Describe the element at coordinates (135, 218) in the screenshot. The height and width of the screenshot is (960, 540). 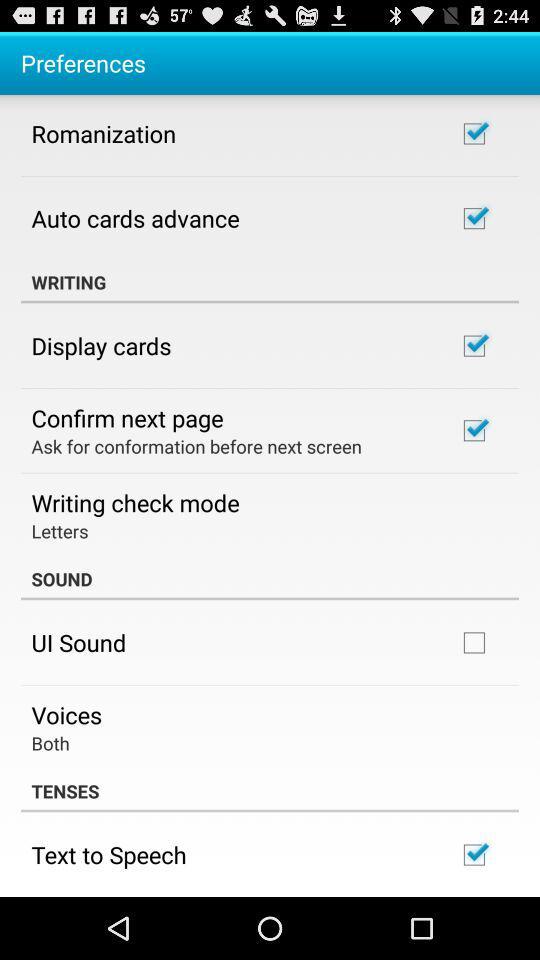
I see `the app below romanization` at that location.